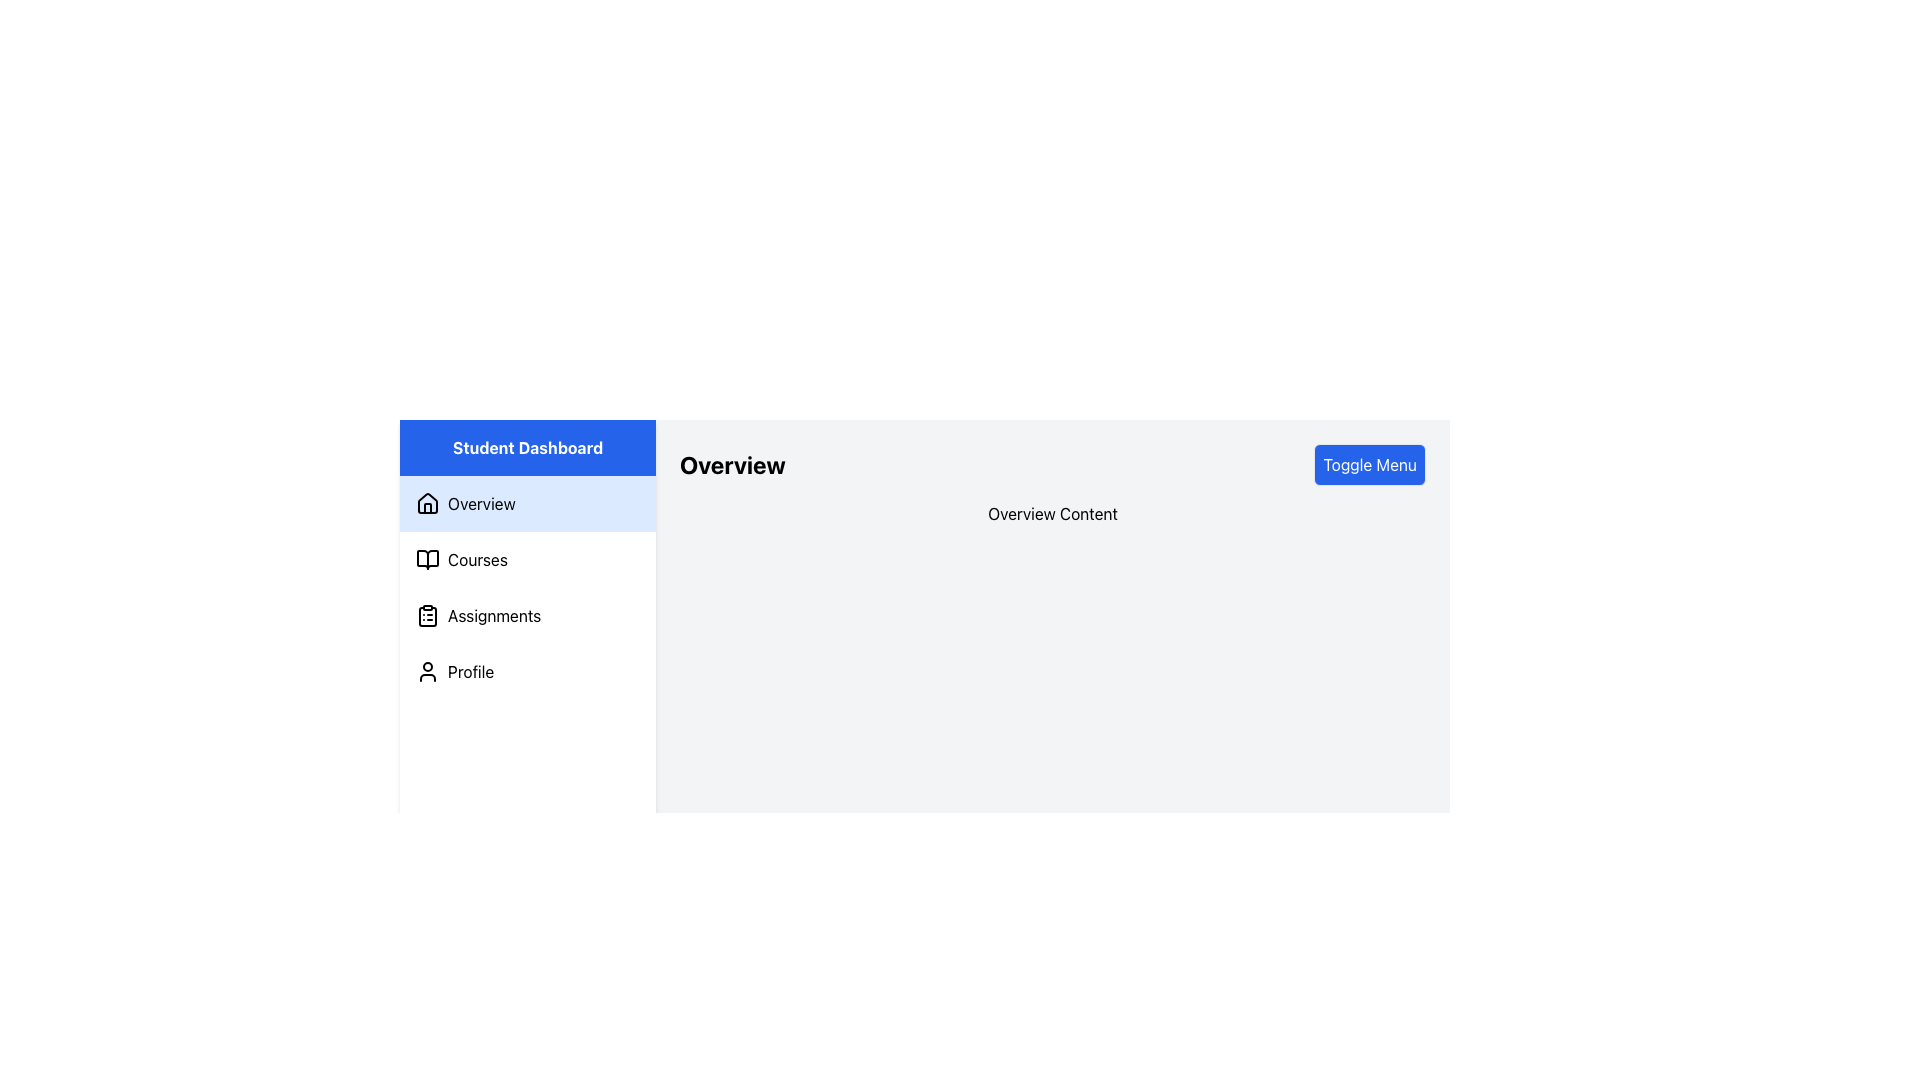  I want to click on the rectangular button with a blue background and white text that says 'Toggle Menu', so click(1369, 465).